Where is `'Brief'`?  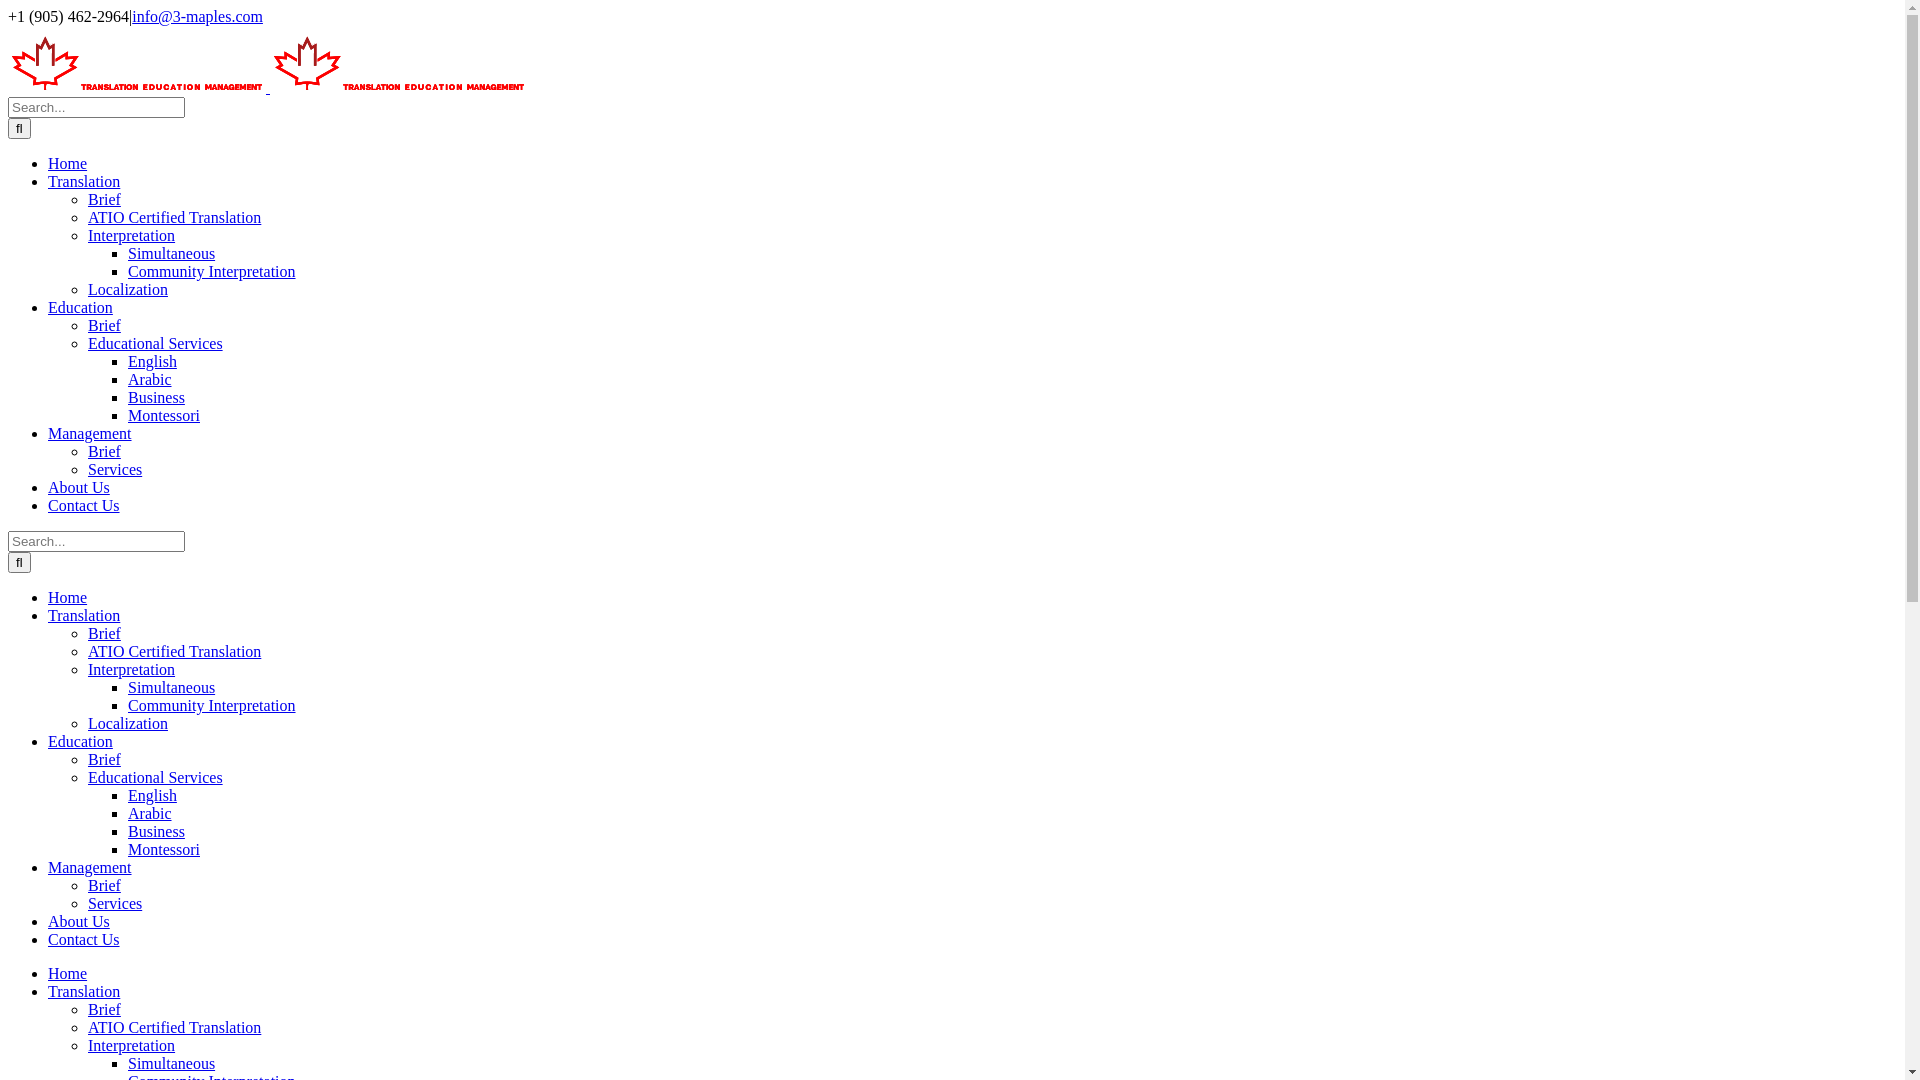
'Brief' is located at coordinates (103, 759).